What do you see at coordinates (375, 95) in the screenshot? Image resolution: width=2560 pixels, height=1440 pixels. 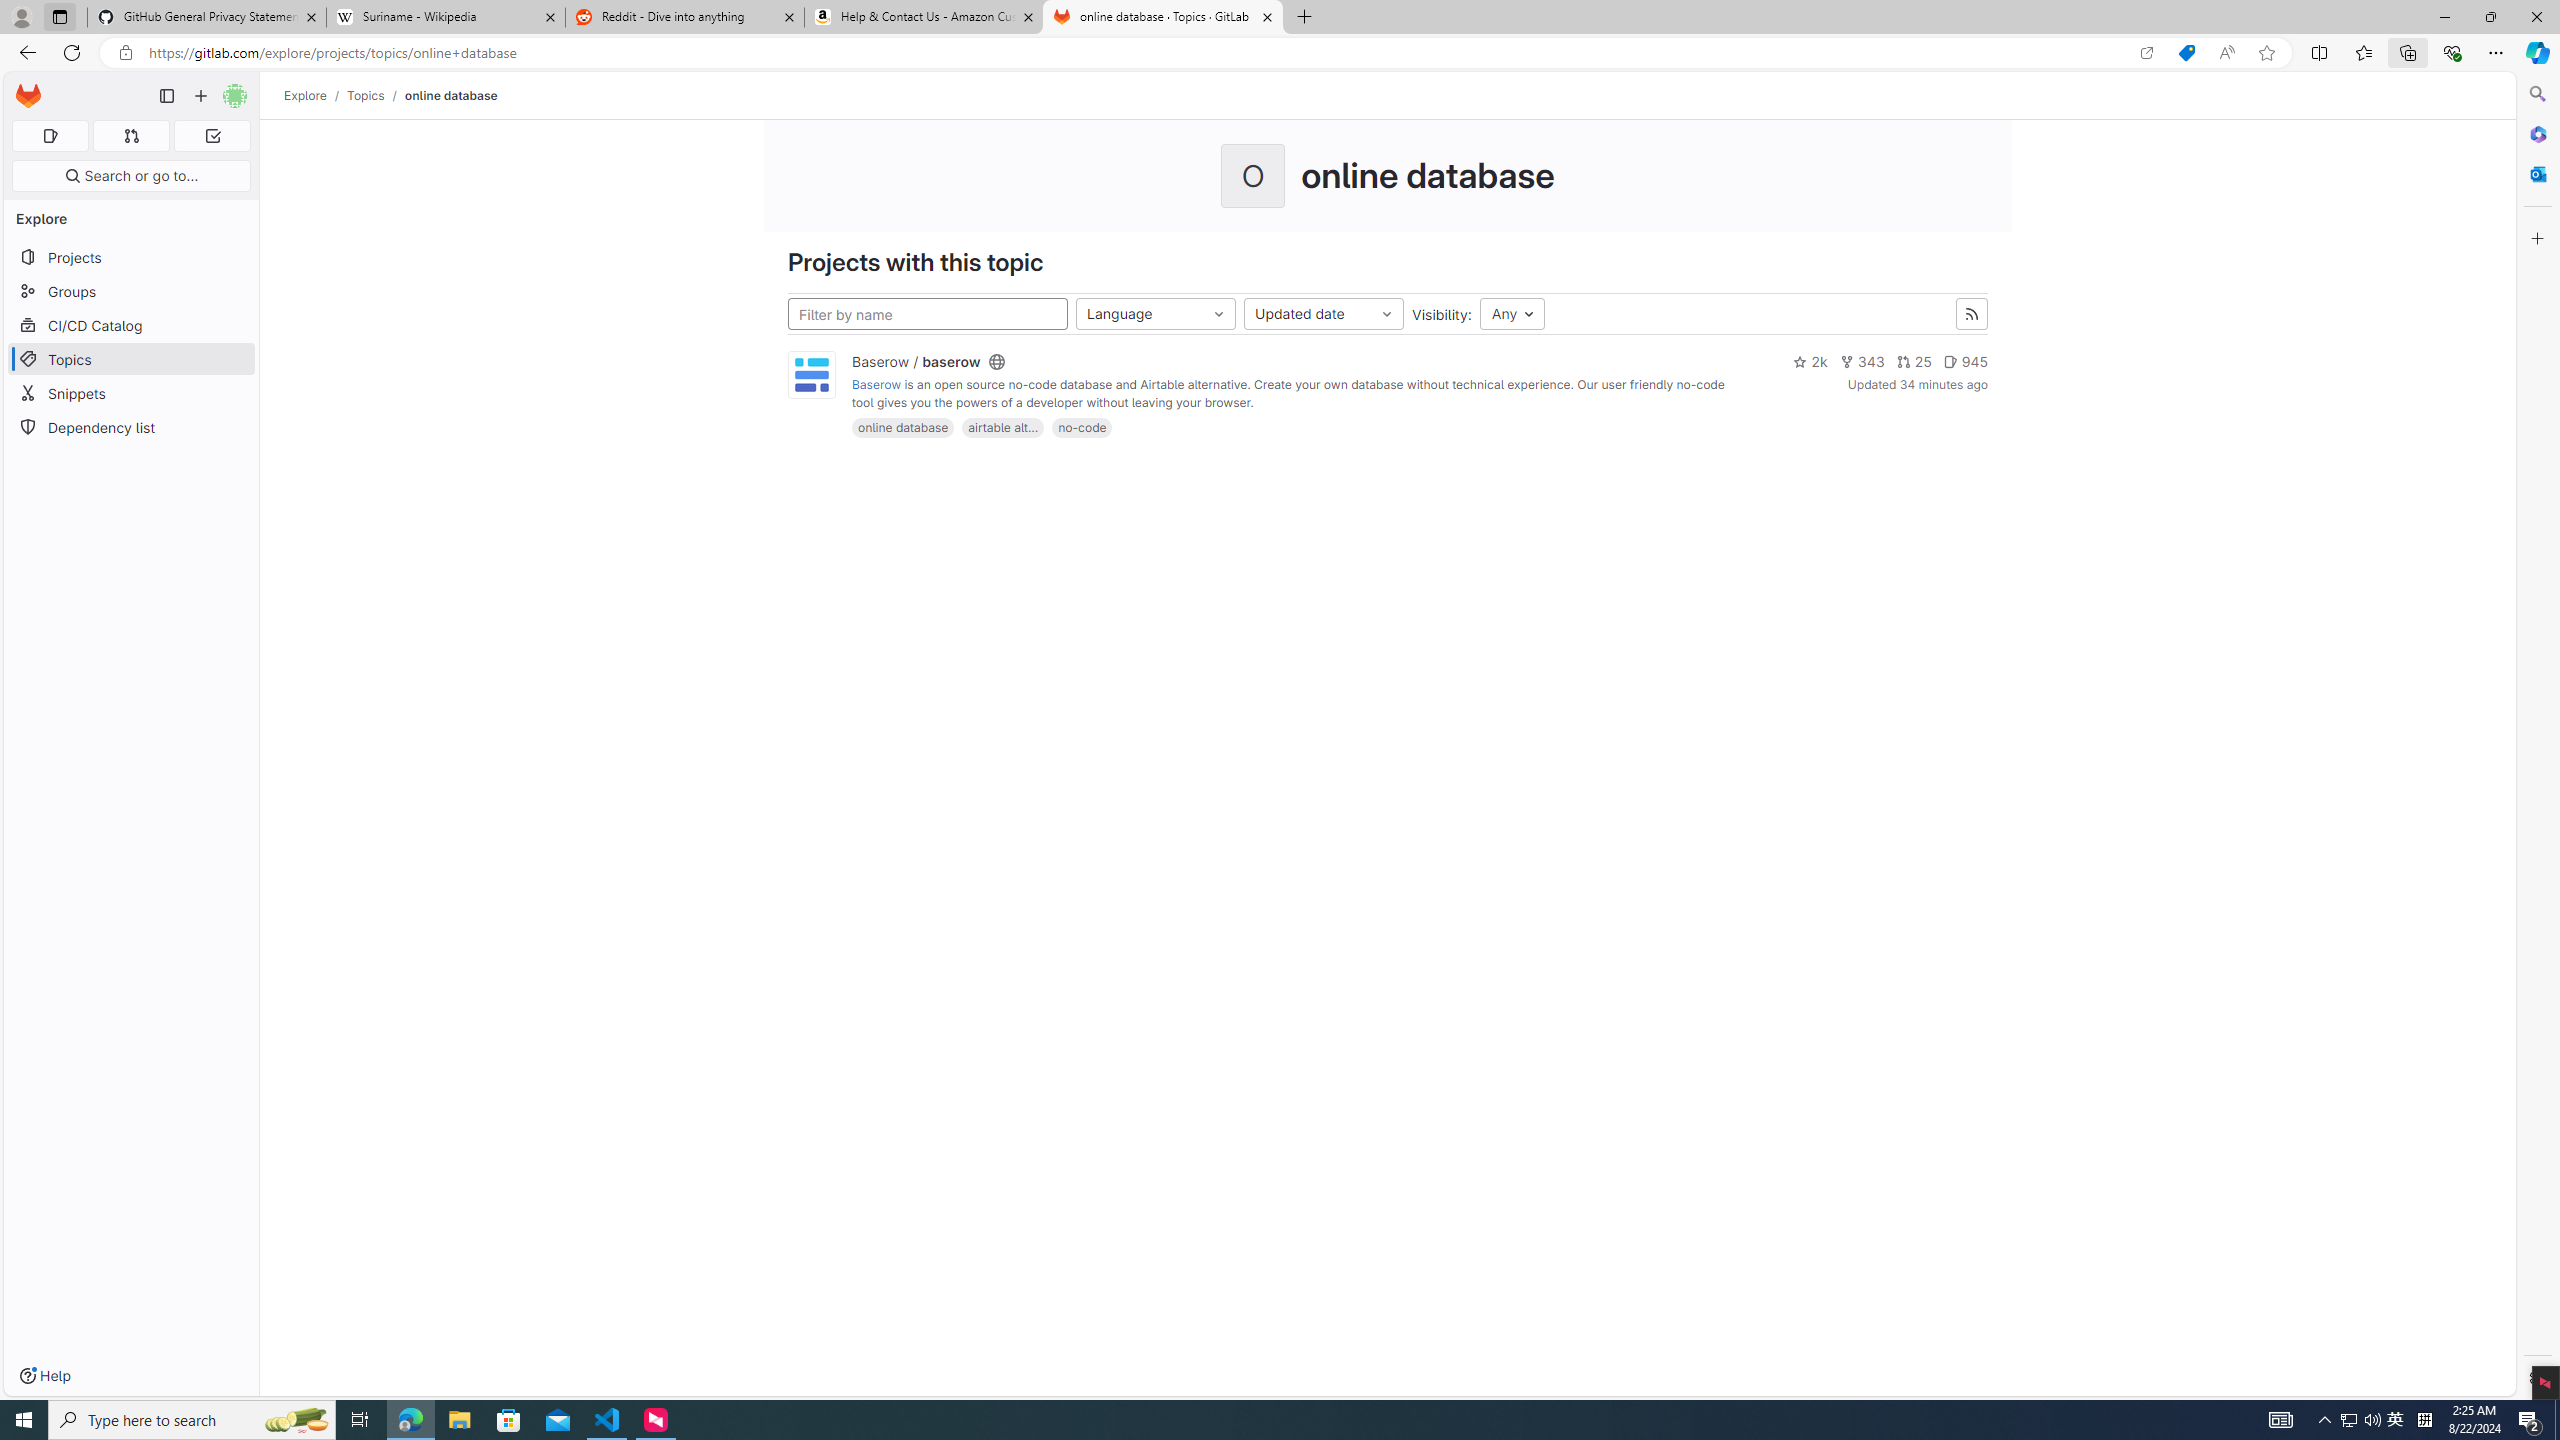 I see `'Topics/'` at bounding box center [375, 95].